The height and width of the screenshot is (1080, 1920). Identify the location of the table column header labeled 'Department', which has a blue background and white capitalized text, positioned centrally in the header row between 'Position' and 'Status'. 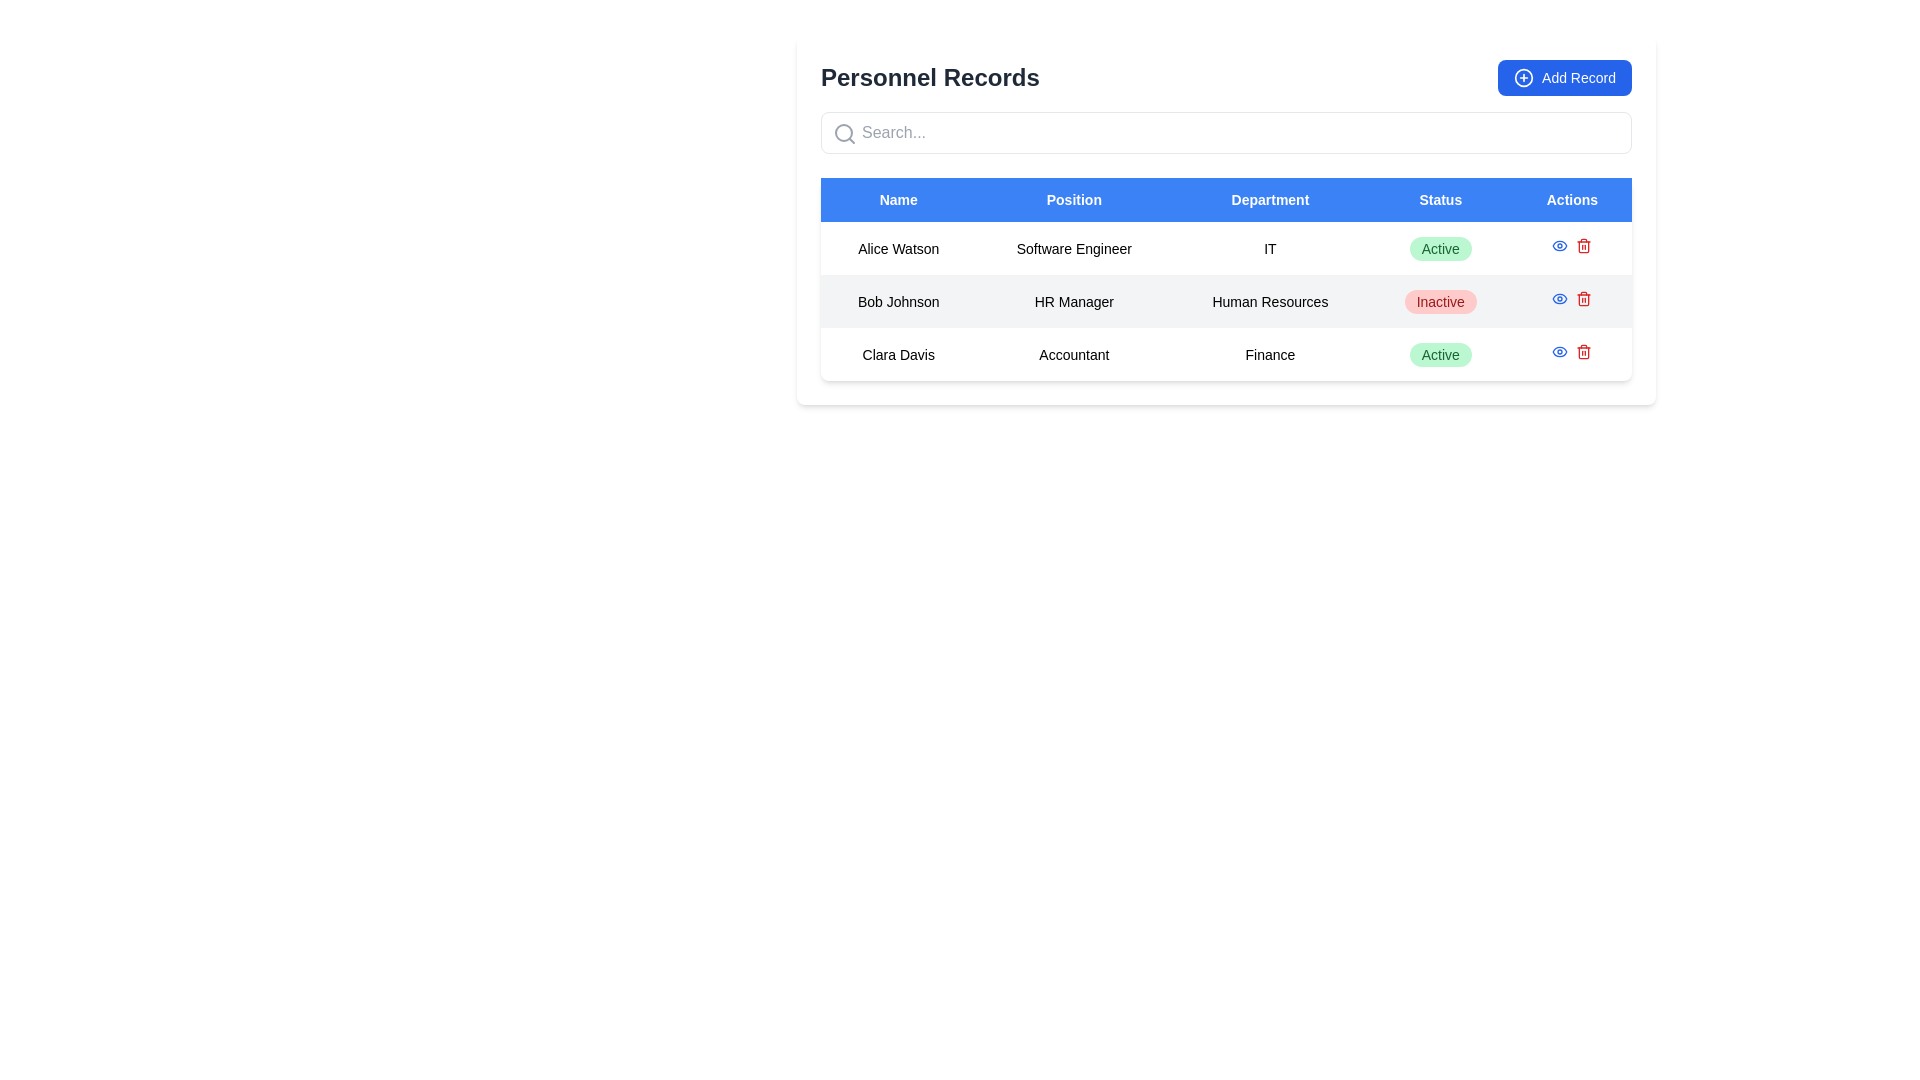
(1269, 200).